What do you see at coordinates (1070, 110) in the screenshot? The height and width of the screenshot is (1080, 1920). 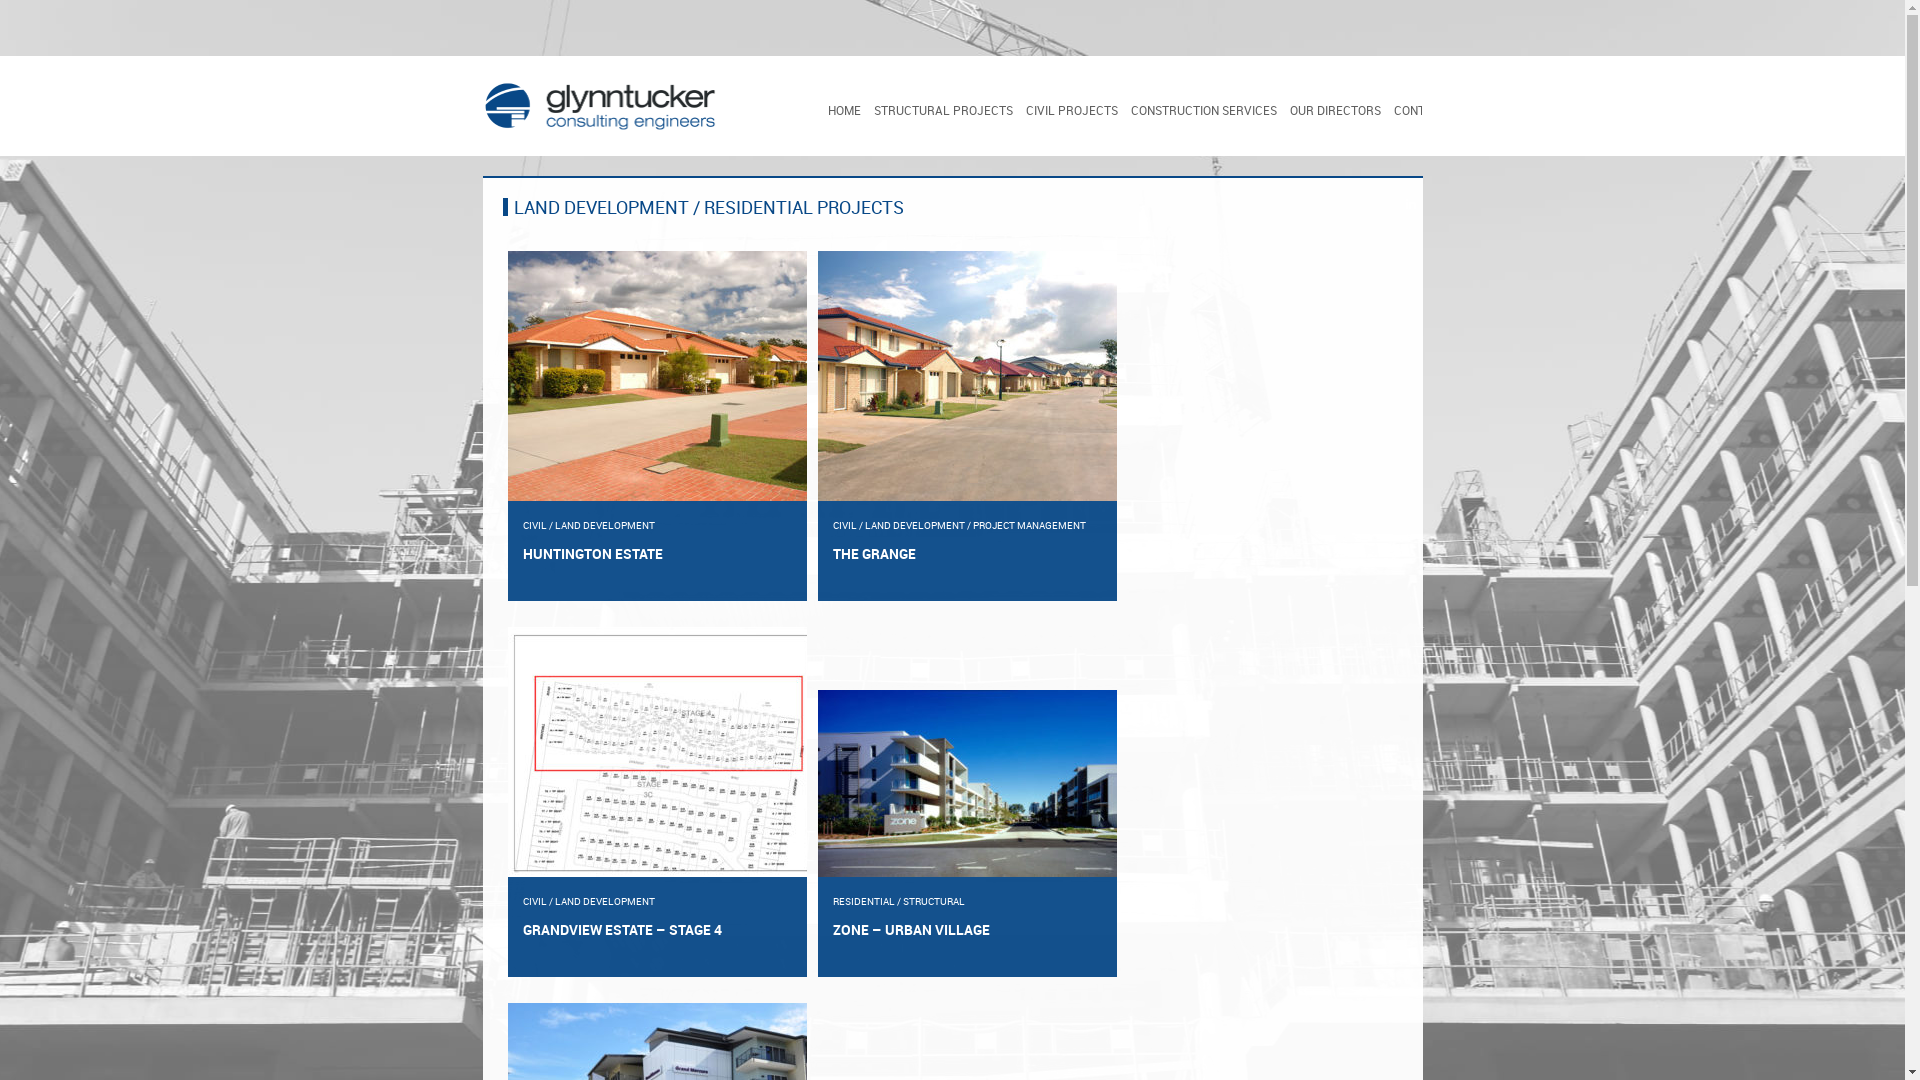 I see `'CIVIL PROJECTS'` at bounding box center [1070, 110].